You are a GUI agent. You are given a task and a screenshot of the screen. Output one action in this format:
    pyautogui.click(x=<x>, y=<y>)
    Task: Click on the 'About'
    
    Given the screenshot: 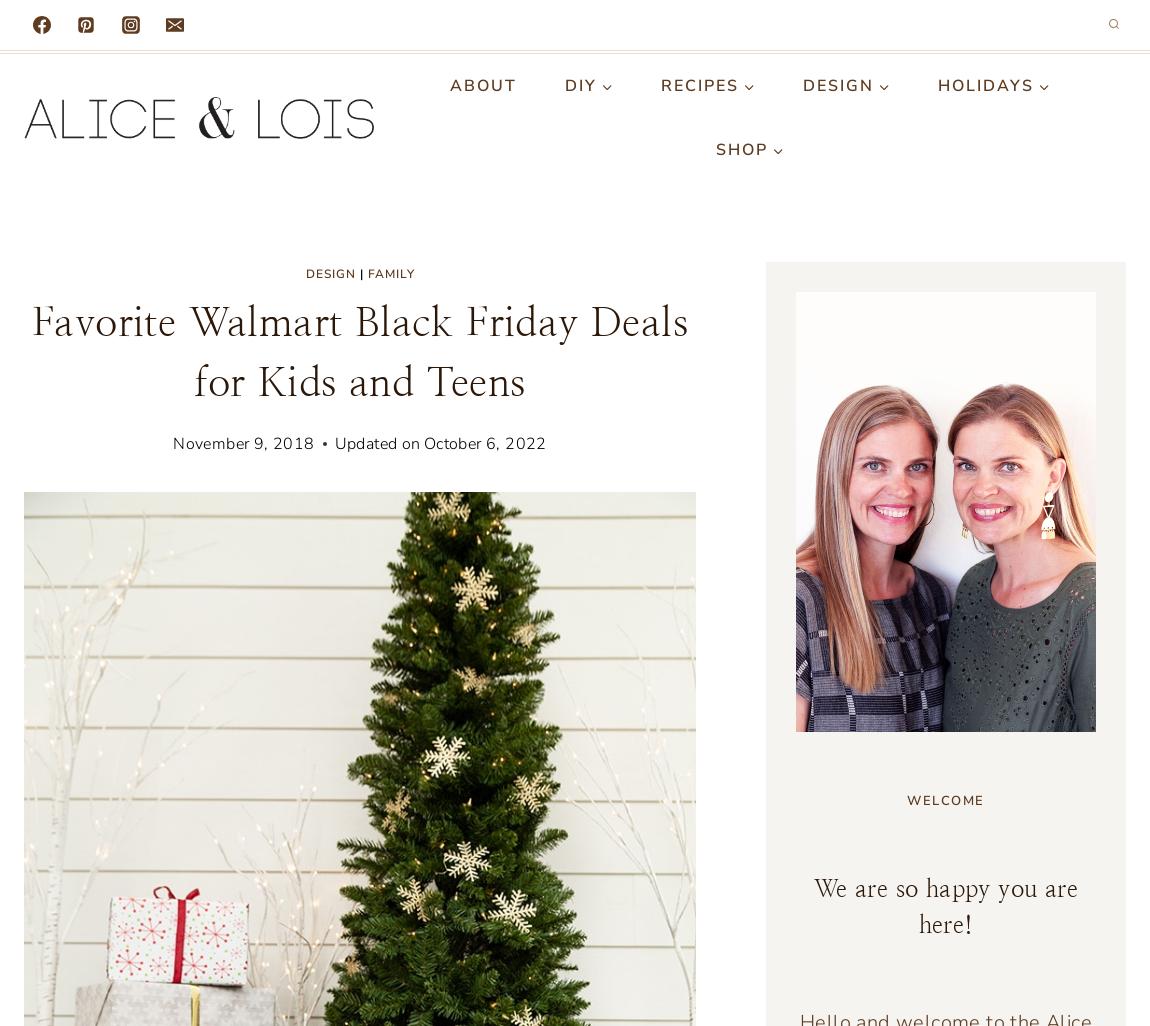 What is the action you would take?
    pyautogui.click(x=483, y=84)
    